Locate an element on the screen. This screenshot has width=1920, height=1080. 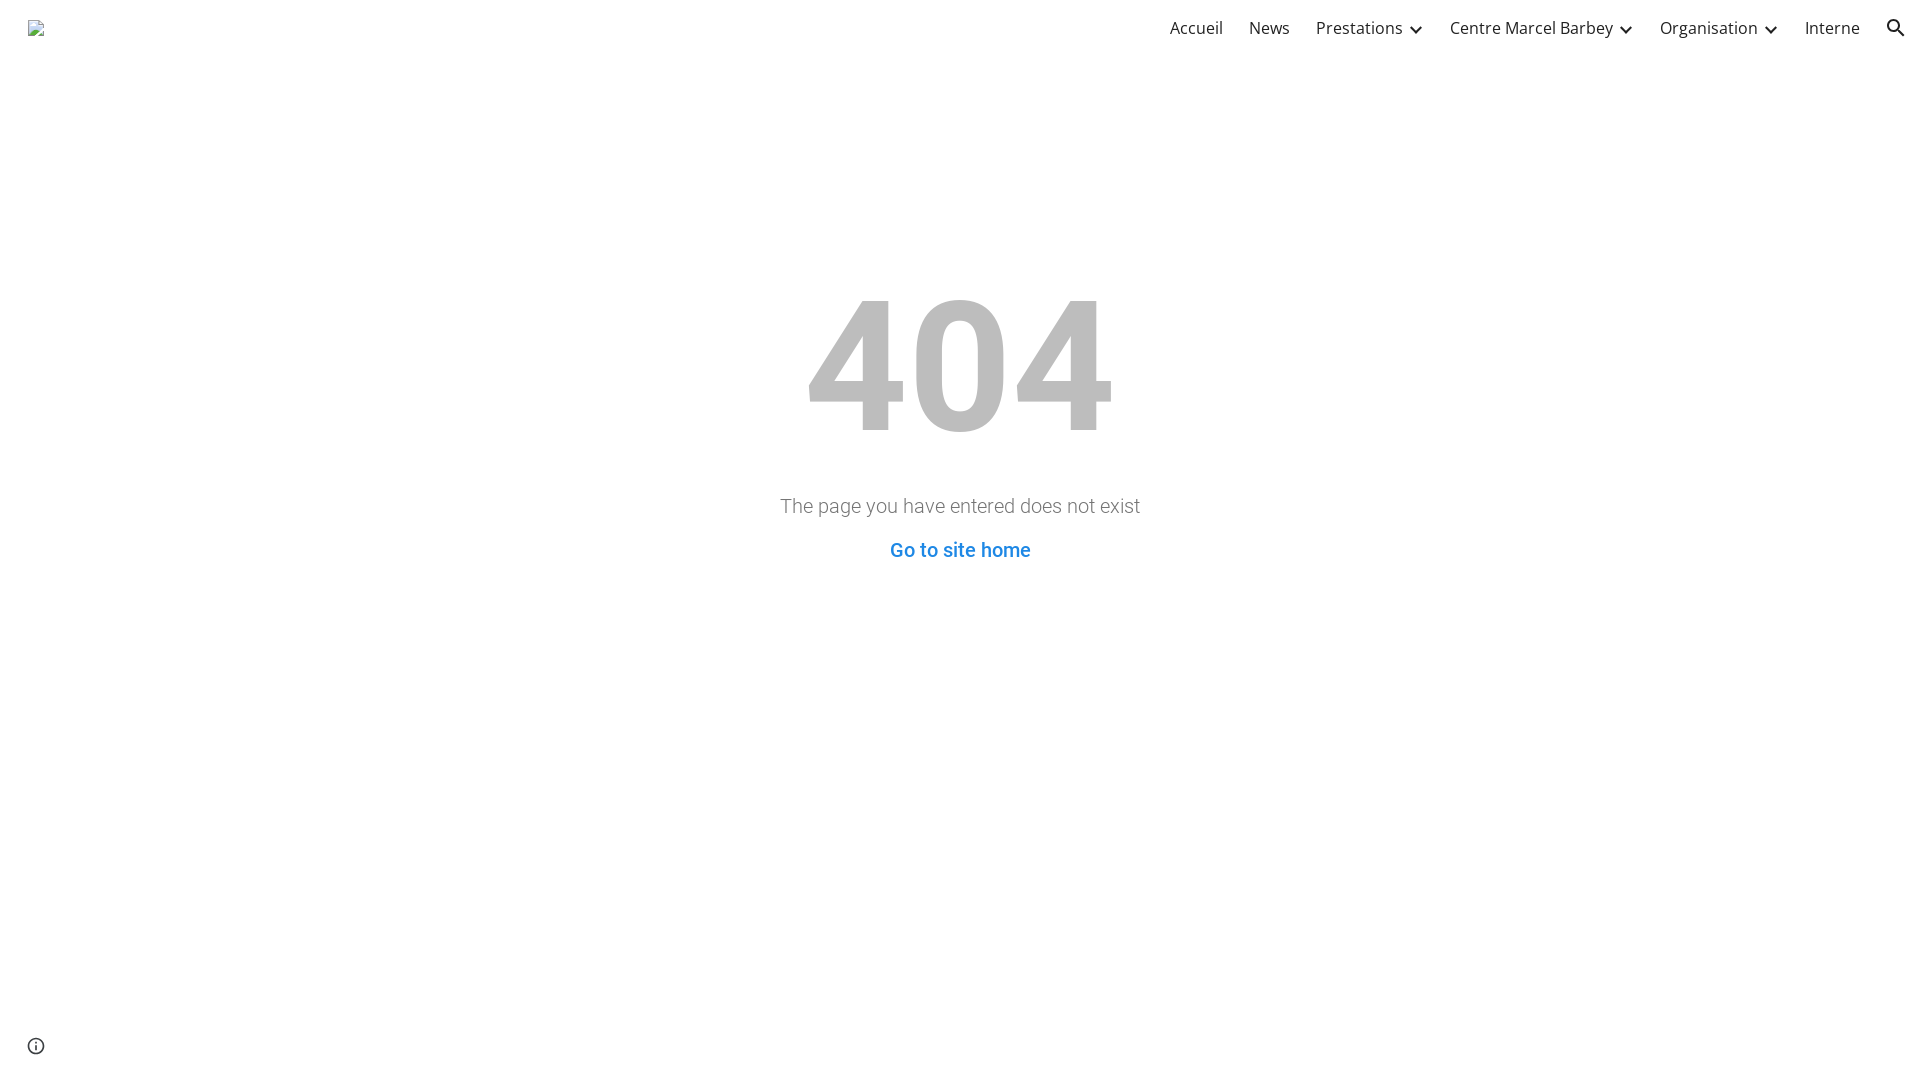
'Expand/Collapse' is located at coordinates (1761, 27).